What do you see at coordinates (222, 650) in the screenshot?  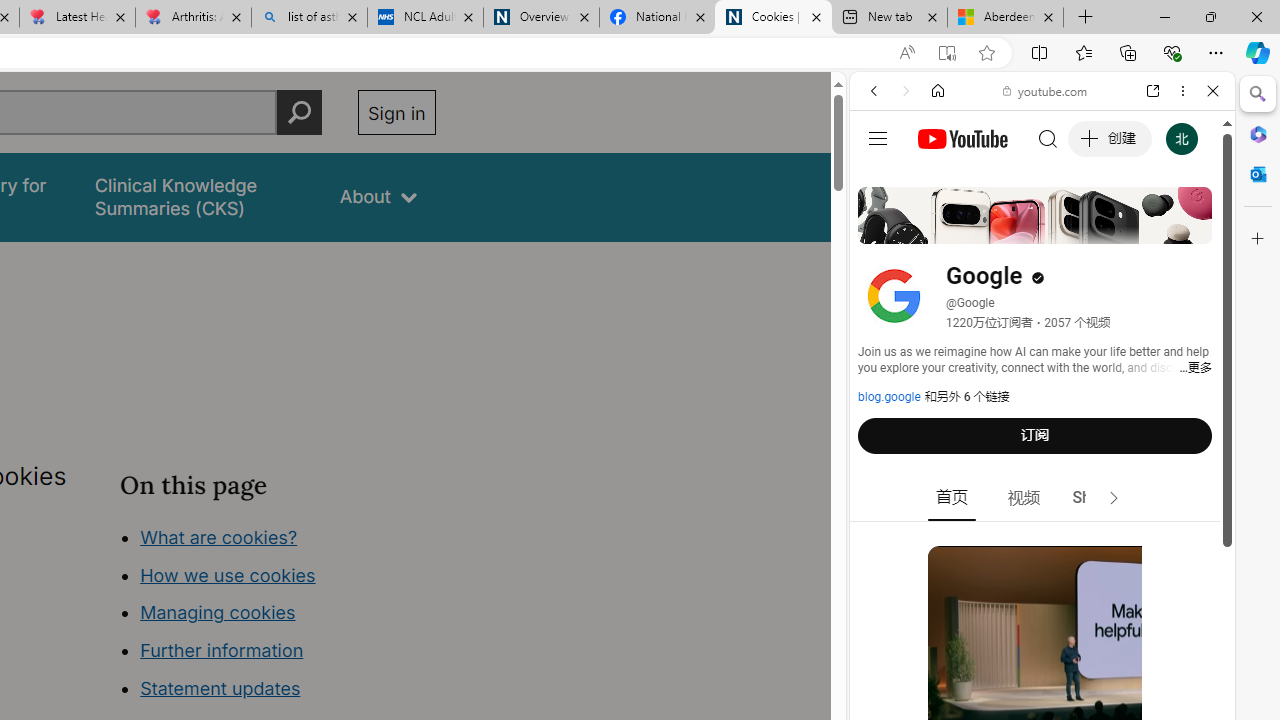 I see `'Further information'` at bounding box center [222, 650].